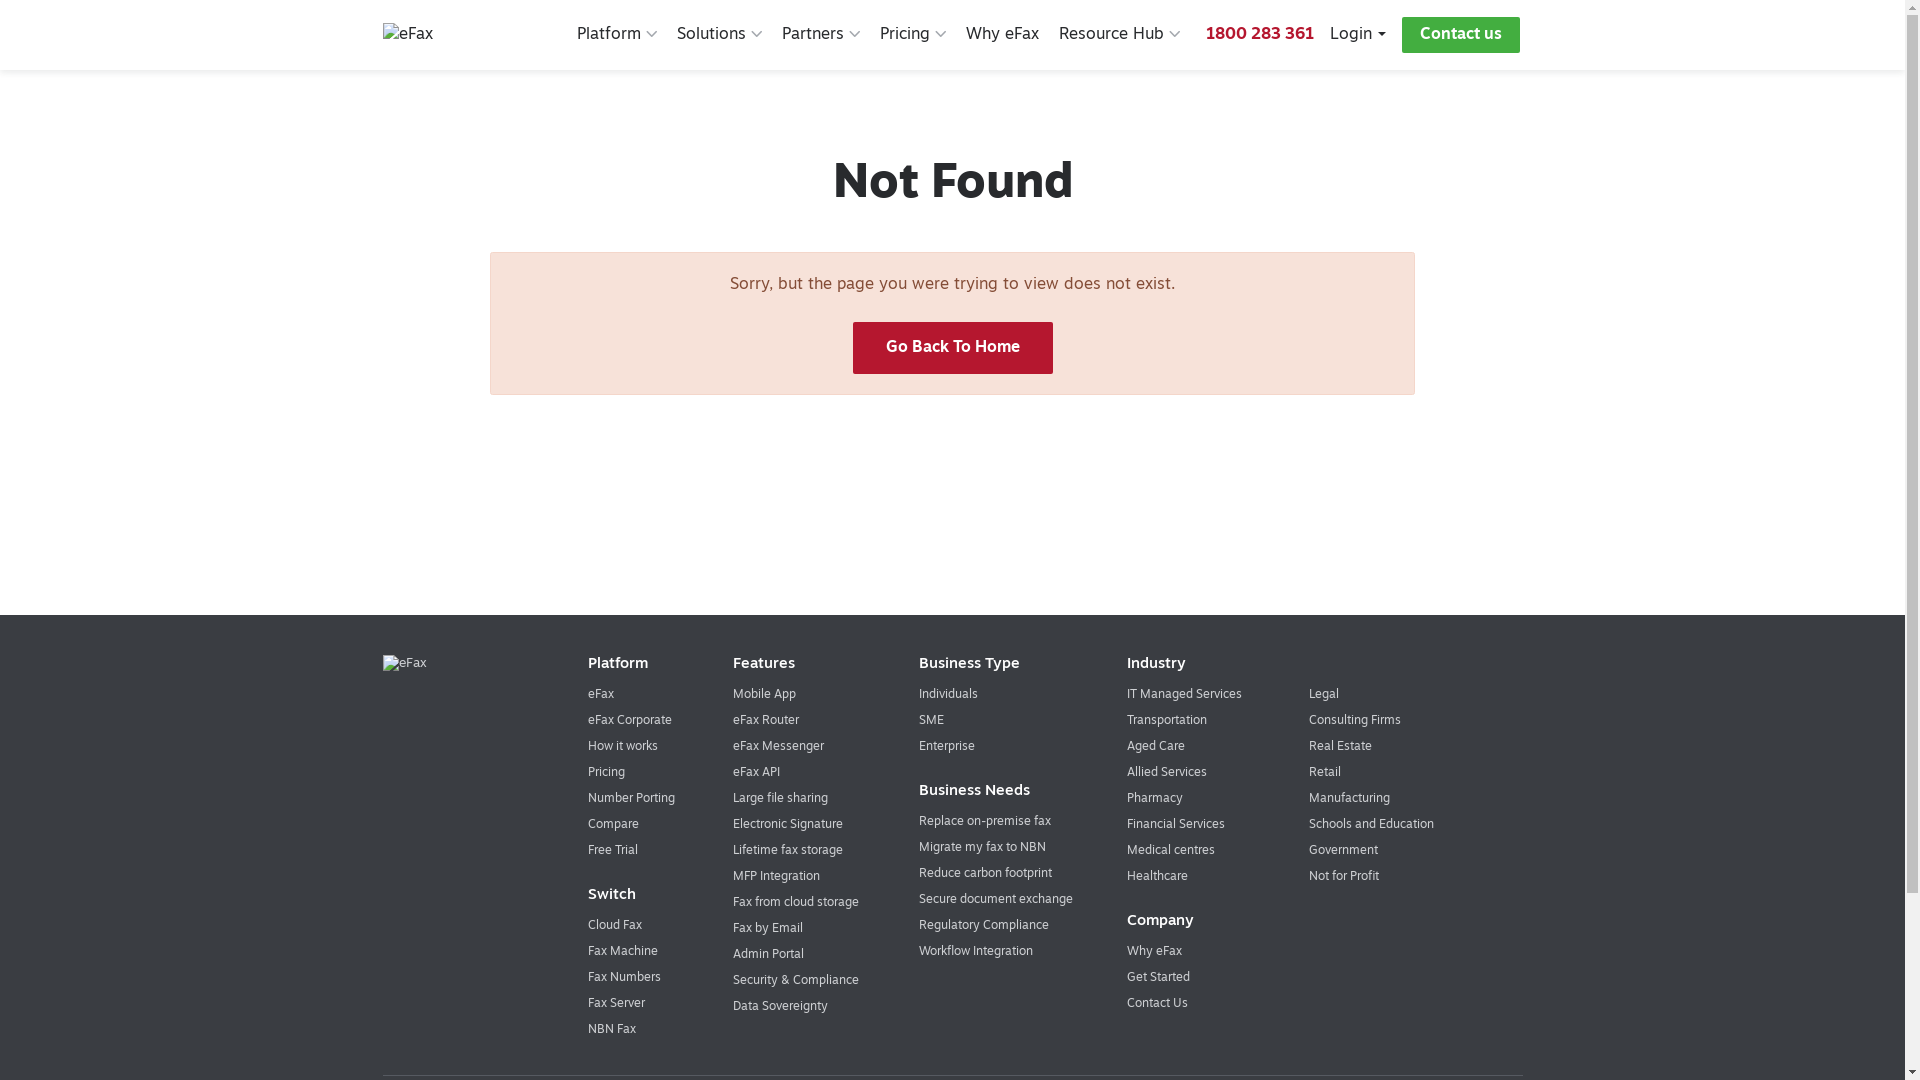  What do you see at coordinates (1127, 771) in the screenshot?
I see `'Allied Services'` at bounding box center [1127, 771].